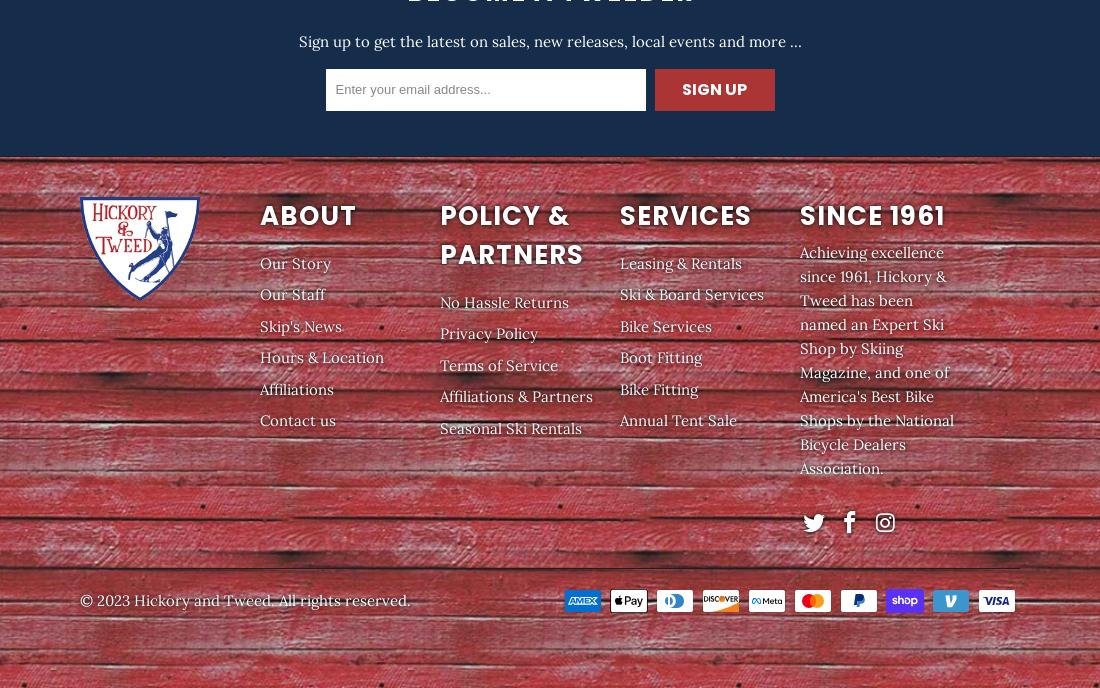 The image size is (1100, 688). I want to click on 'Bike Fitting', so click(659, 387).